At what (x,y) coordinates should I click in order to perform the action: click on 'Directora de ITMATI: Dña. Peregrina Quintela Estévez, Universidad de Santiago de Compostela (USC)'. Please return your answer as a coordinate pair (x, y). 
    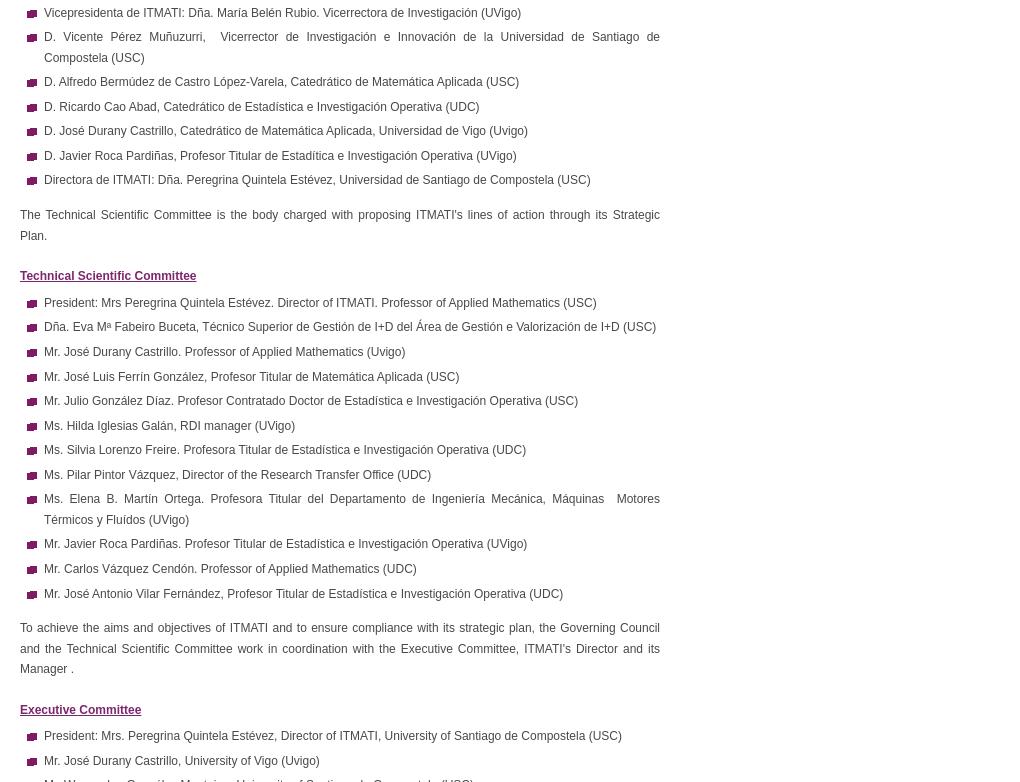
    Looking at the image, I should click on (317, 180).